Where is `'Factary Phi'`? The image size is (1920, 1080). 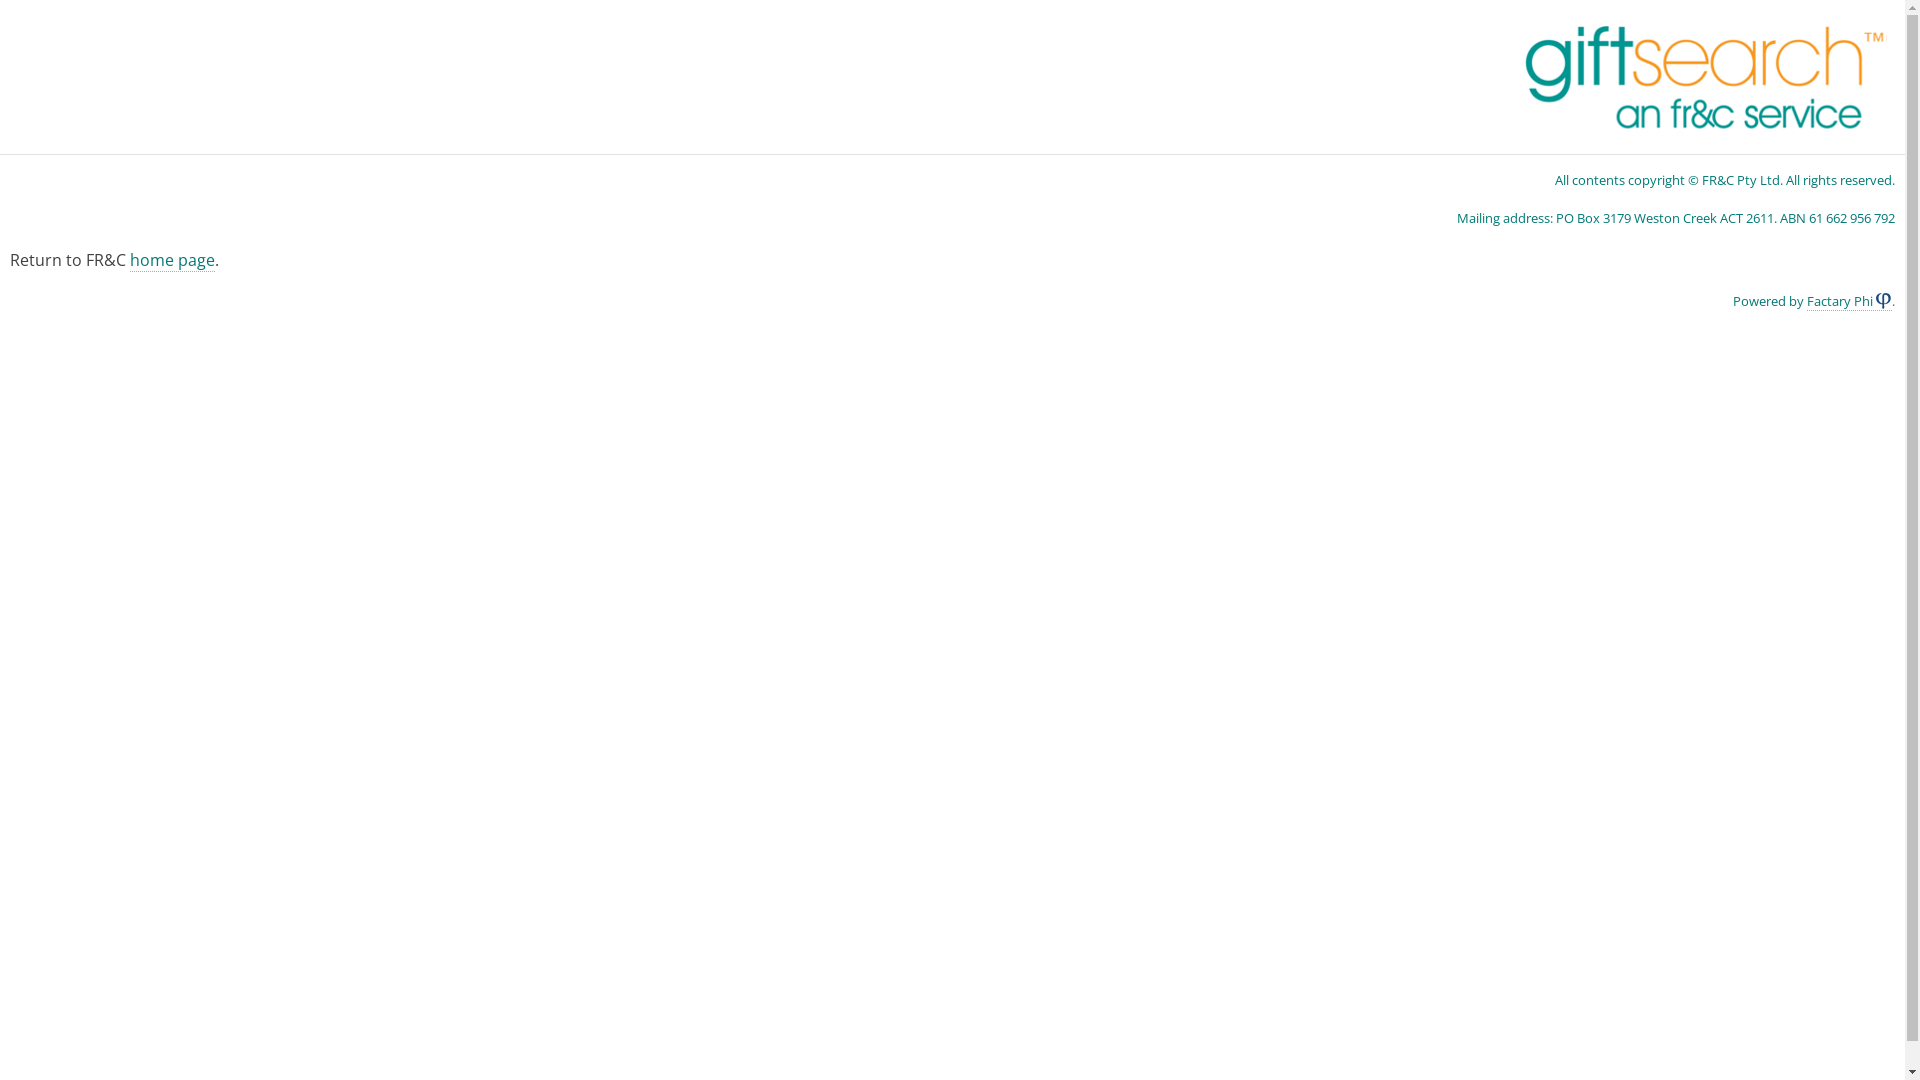 'Factary Phi' is located at coordinates (1806, 301).